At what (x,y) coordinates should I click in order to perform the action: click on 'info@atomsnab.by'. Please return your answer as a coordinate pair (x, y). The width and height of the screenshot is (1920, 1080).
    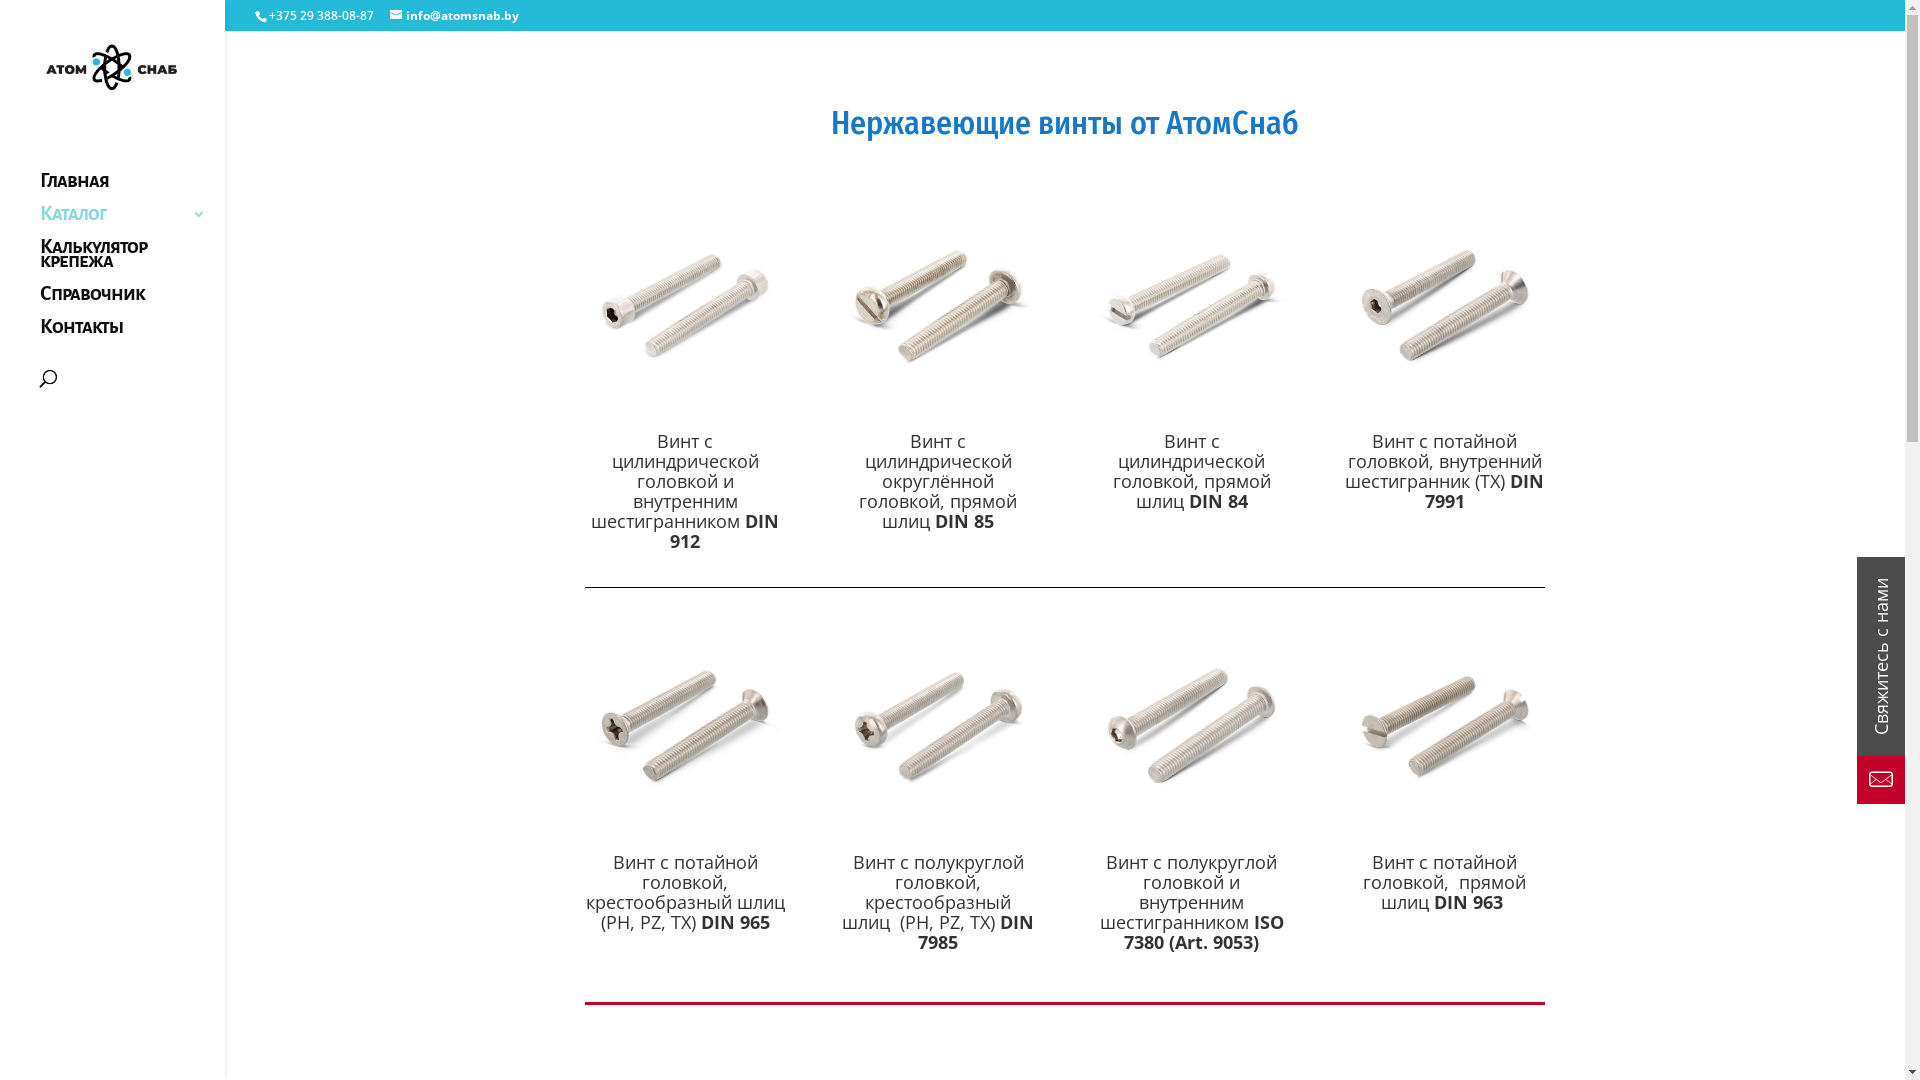
    Looking at the image, I should click on (453, 15).